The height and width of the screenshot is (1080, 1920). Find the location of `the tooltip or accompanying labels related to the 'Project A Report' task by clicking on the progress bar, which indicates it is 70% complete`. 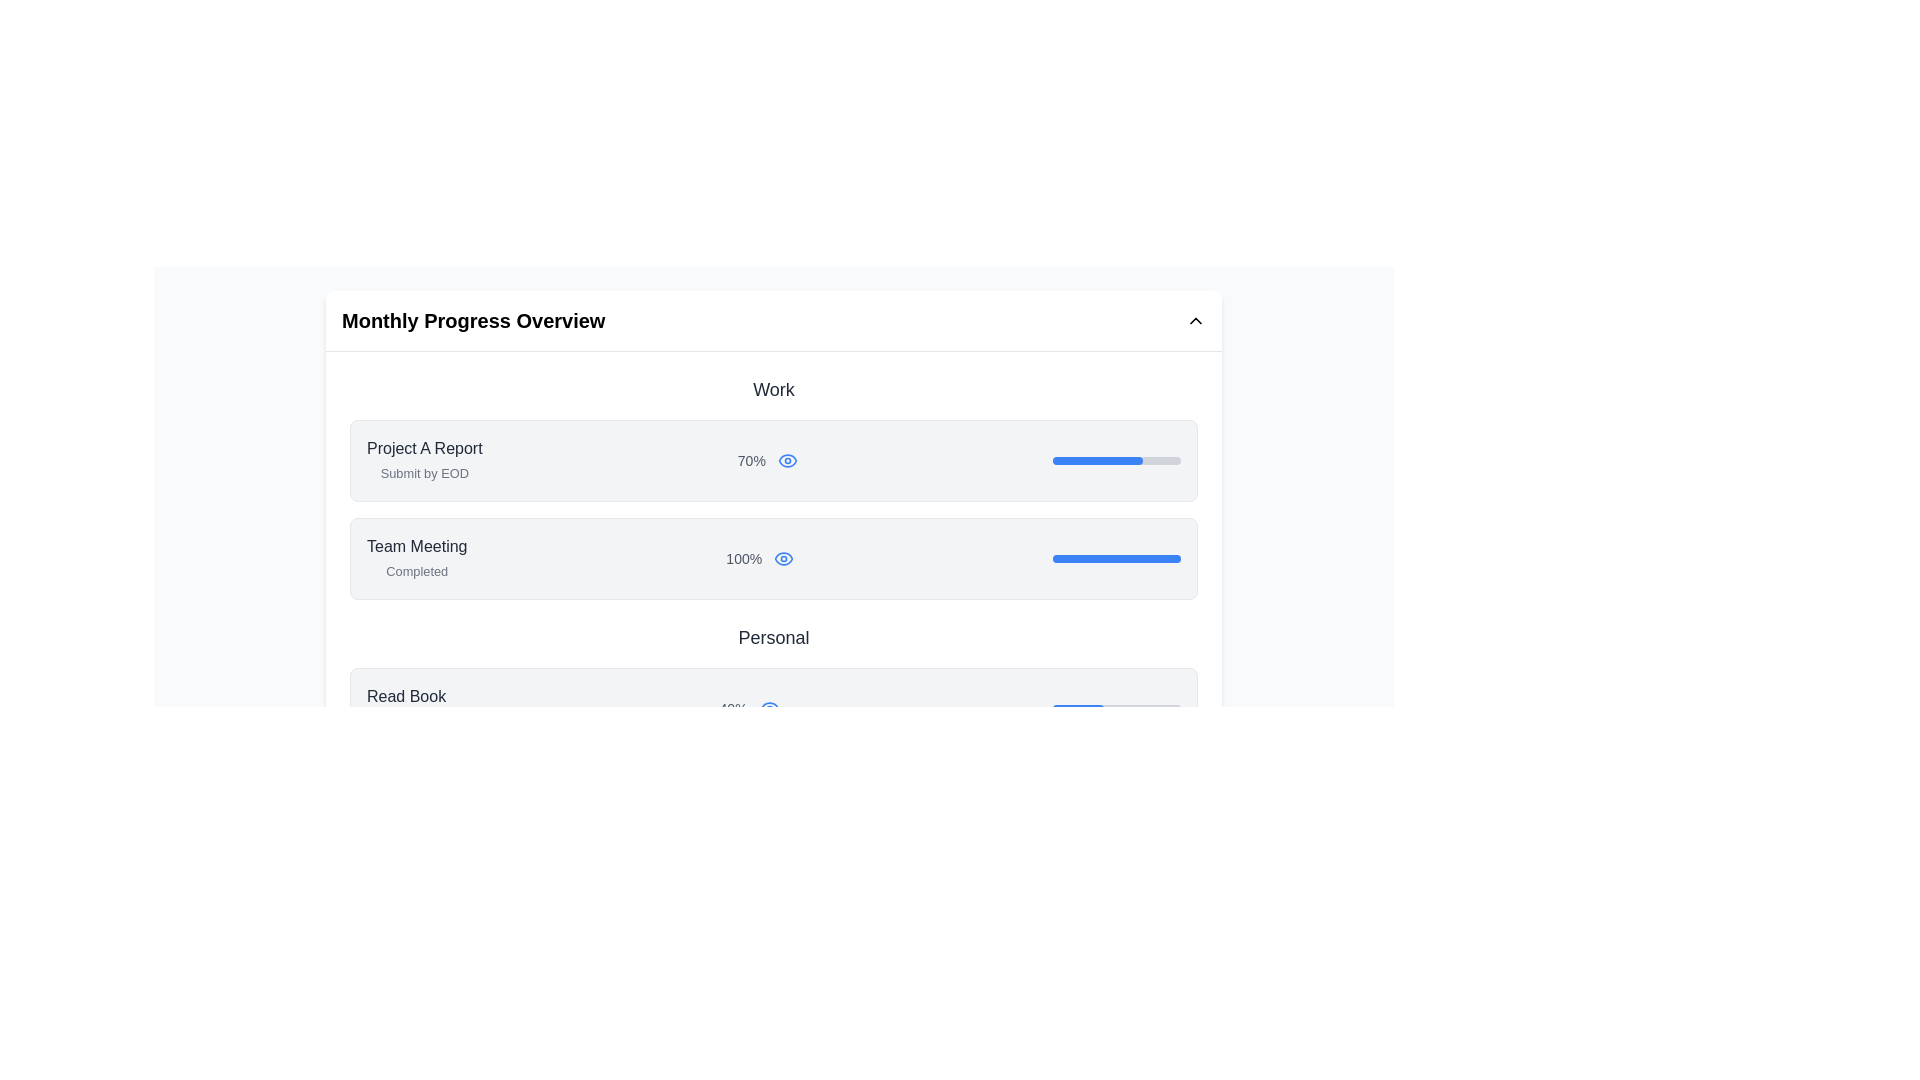

the tooltip or accompanying labels related to the 'Project A Report' task by clicking on the progress bar, which indicates it is 70% complete is located at coordinates (1096, 461).